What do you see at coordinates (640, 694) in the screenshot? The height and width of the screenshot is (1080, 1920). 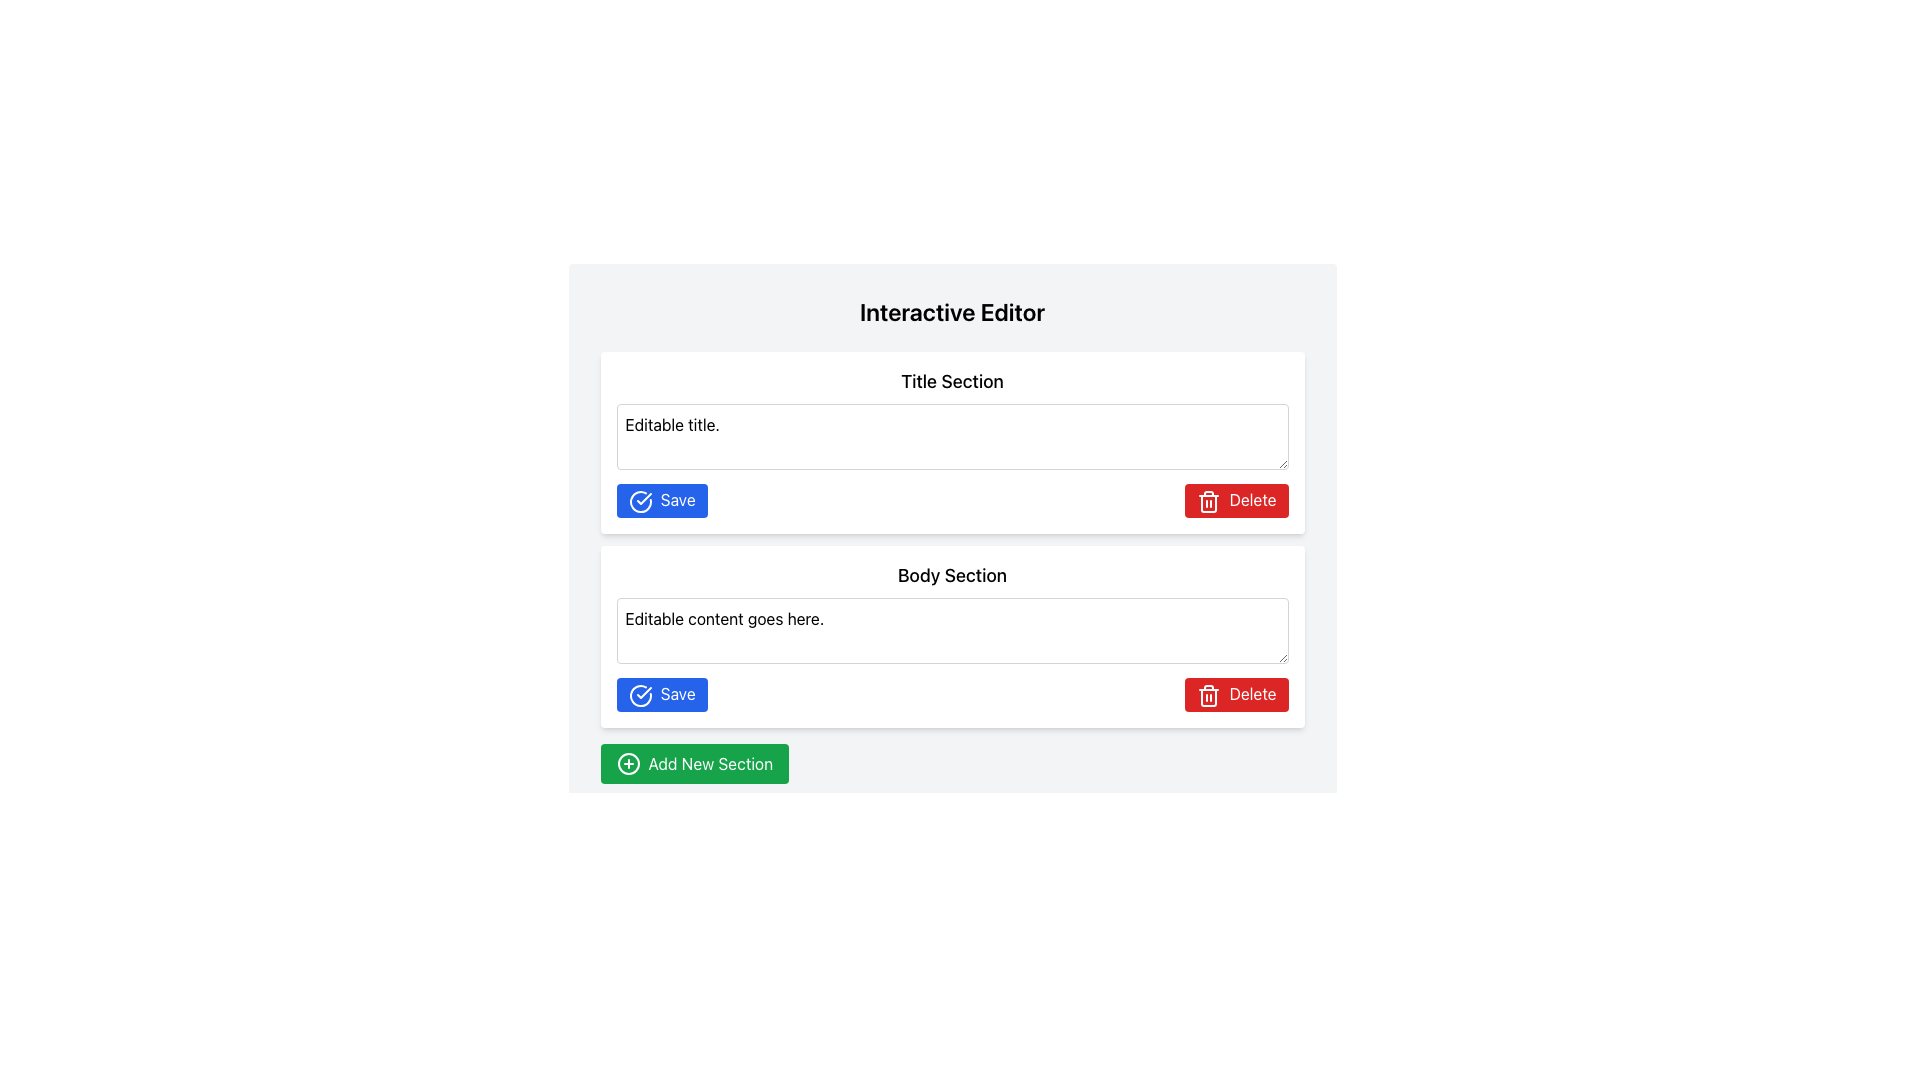 I see `the checkmark icon within the blue circular shape, which is part of the 'Save' button, located to the left of the button text` at bounding box center [640, 694].